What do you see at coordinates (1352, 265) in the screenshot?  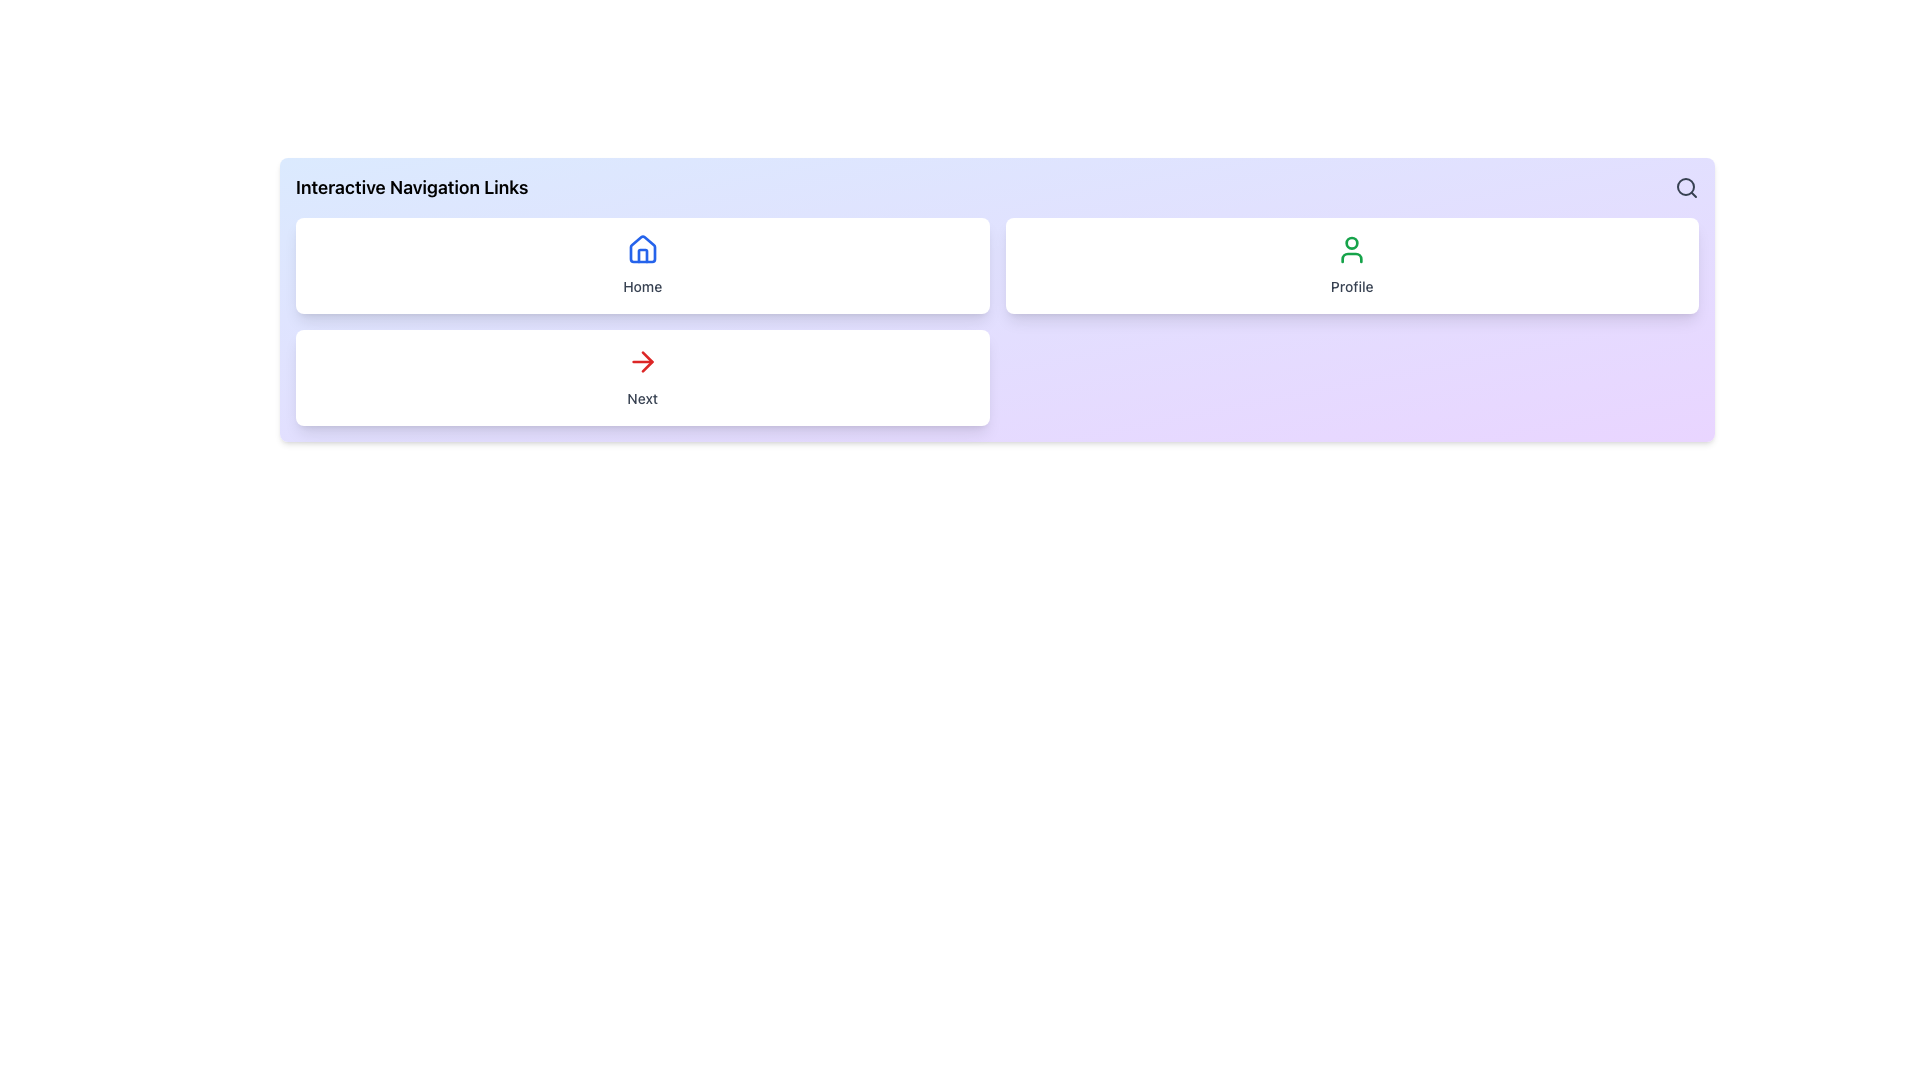 I see `the 'Profile' button, which is the second card in a horizontal layout` at bounding box center [1352, 265].